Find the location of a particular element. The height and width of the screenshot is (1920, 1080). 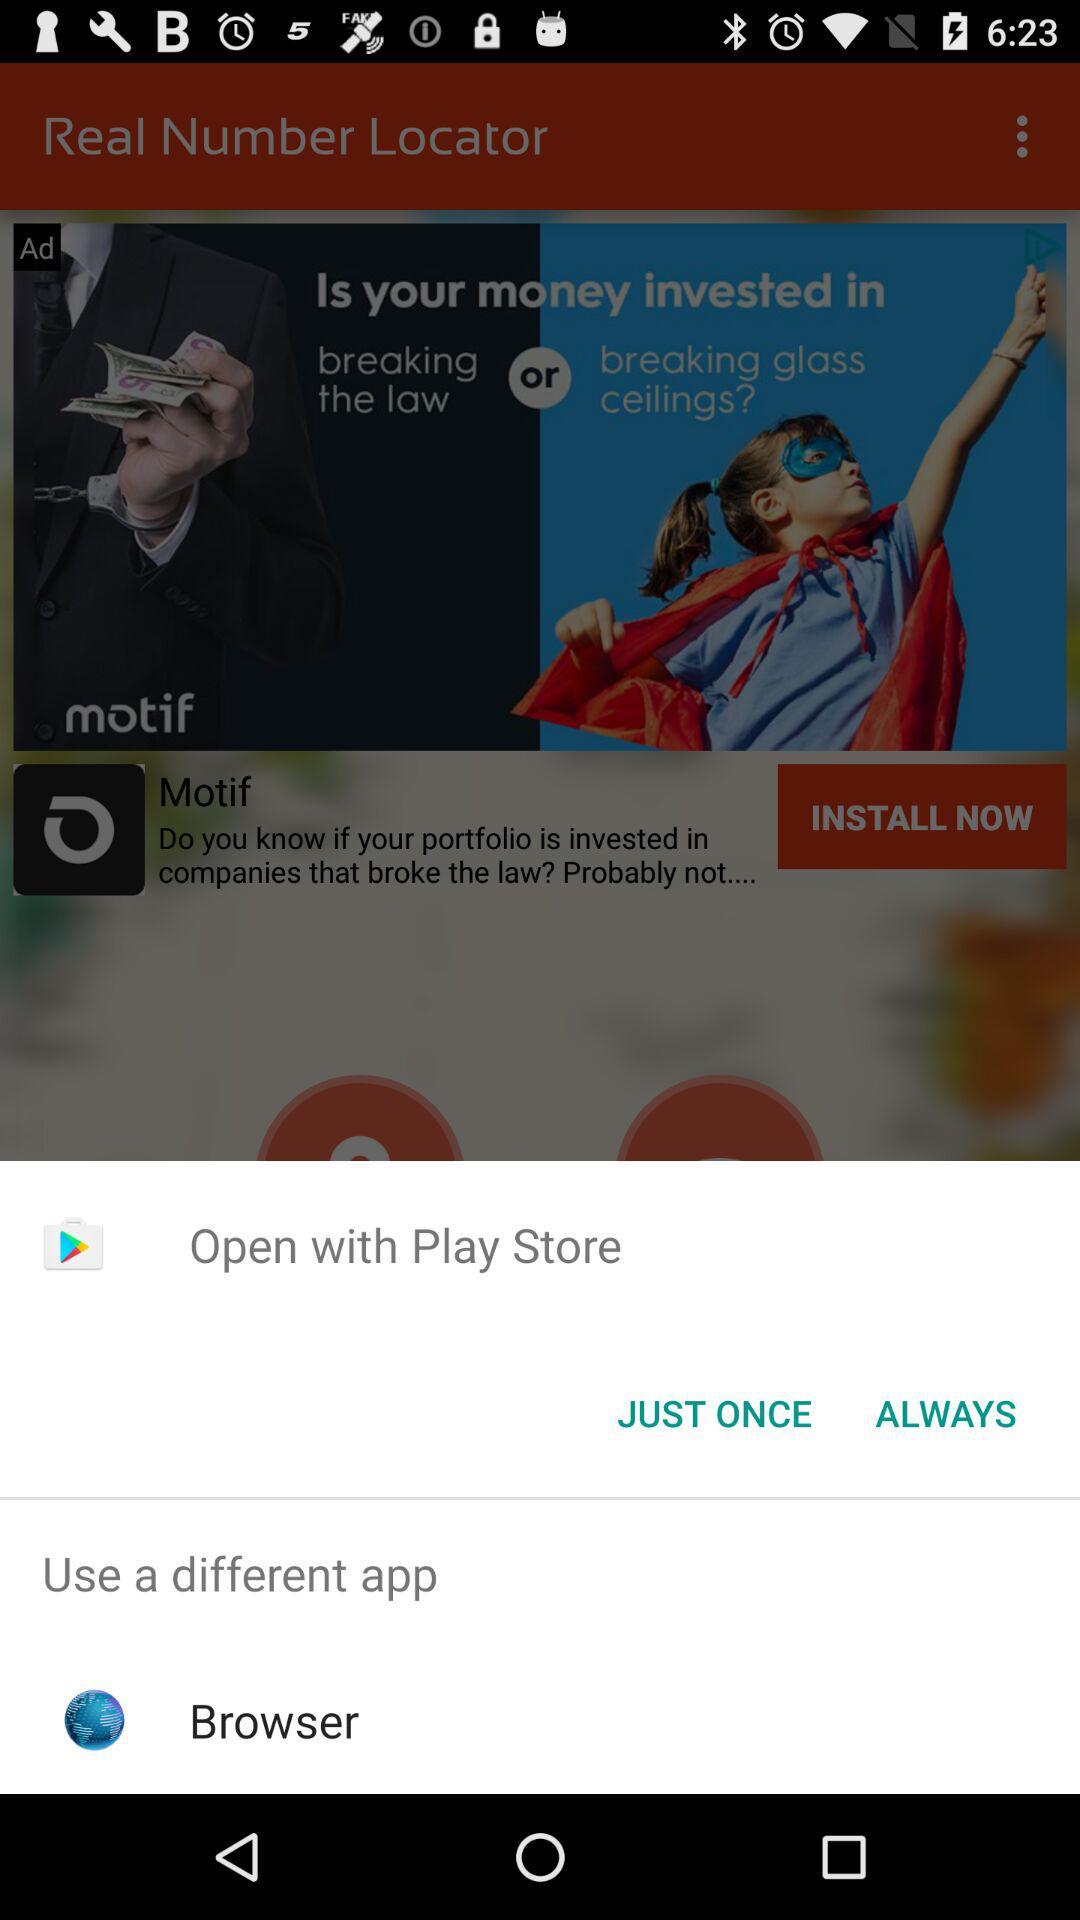

icon above the browser icon is located at coordinates (540, 1572).